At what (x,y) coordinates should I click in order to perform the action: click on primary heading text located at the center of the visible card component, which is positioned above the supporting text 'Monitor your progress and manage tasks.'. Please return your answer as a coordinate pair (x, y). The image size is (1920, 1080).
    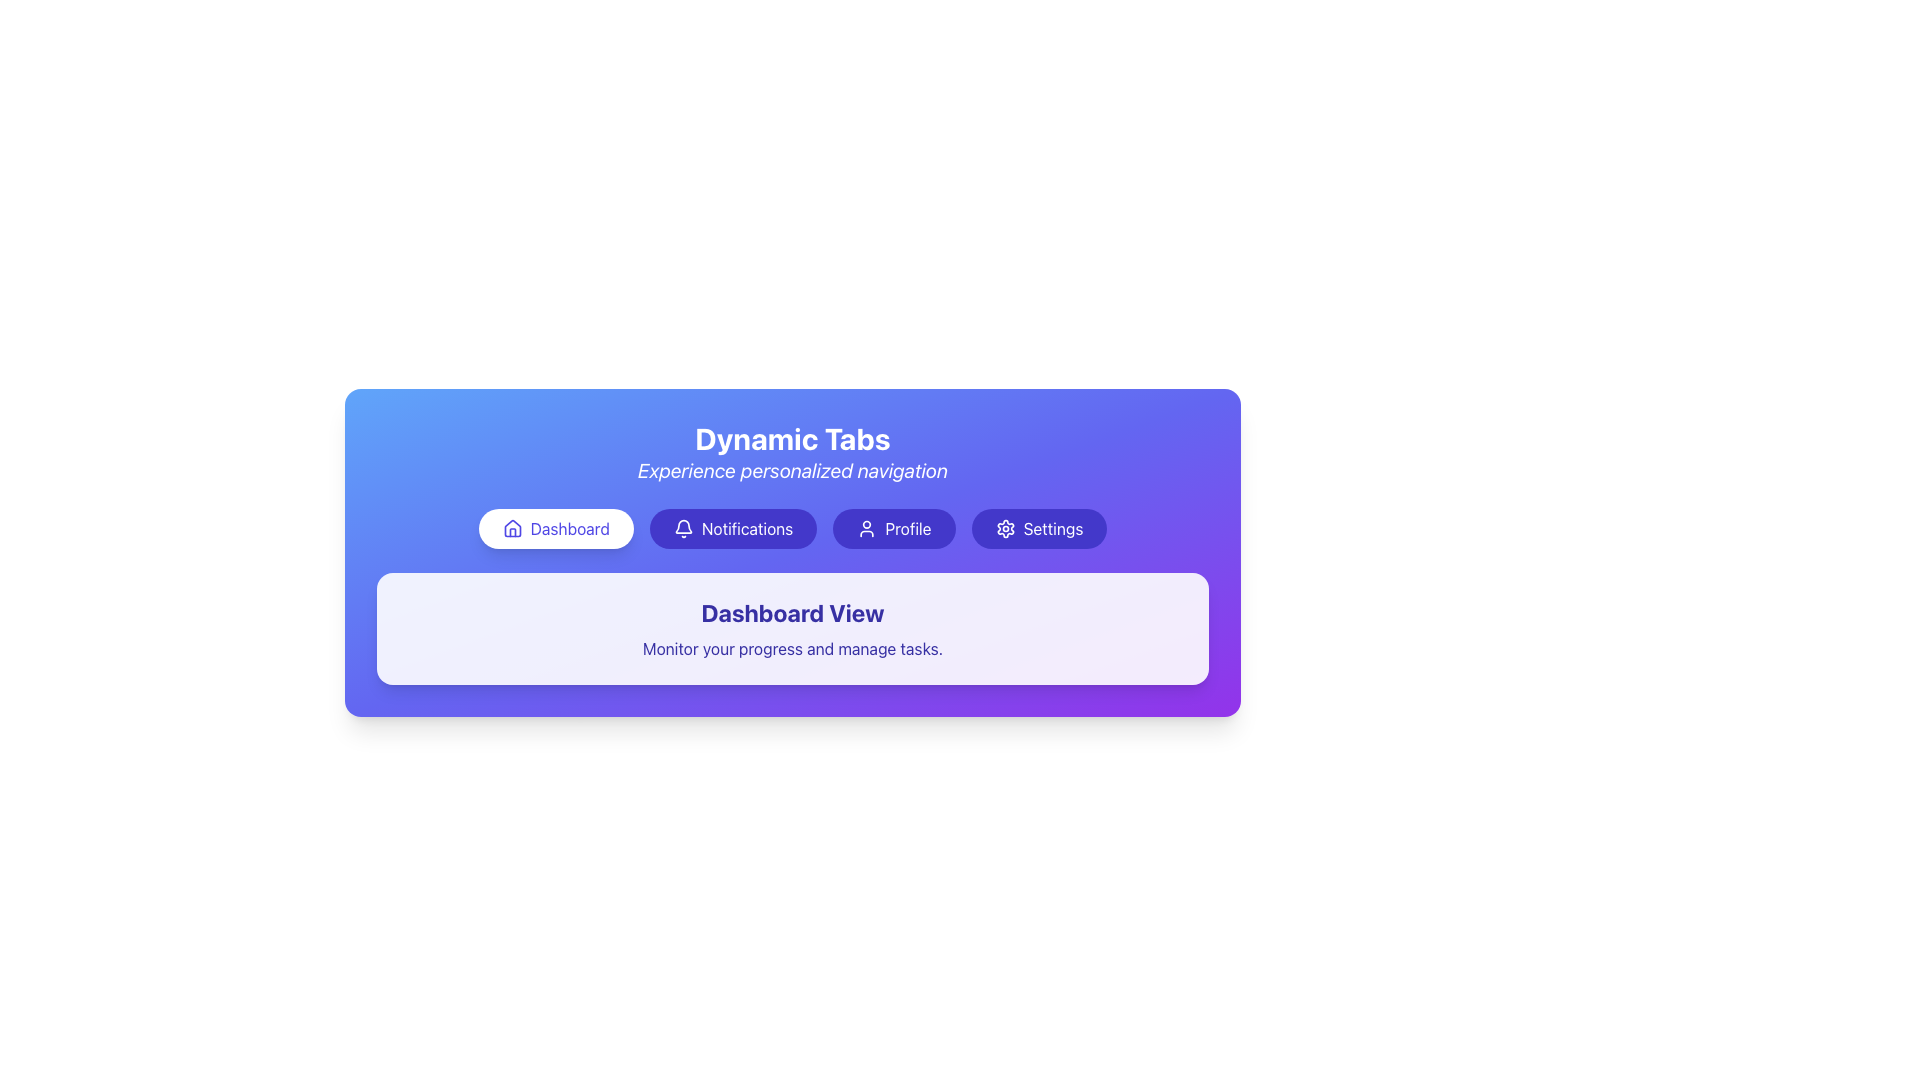
    Looking at the image, I should click on (791, 612).